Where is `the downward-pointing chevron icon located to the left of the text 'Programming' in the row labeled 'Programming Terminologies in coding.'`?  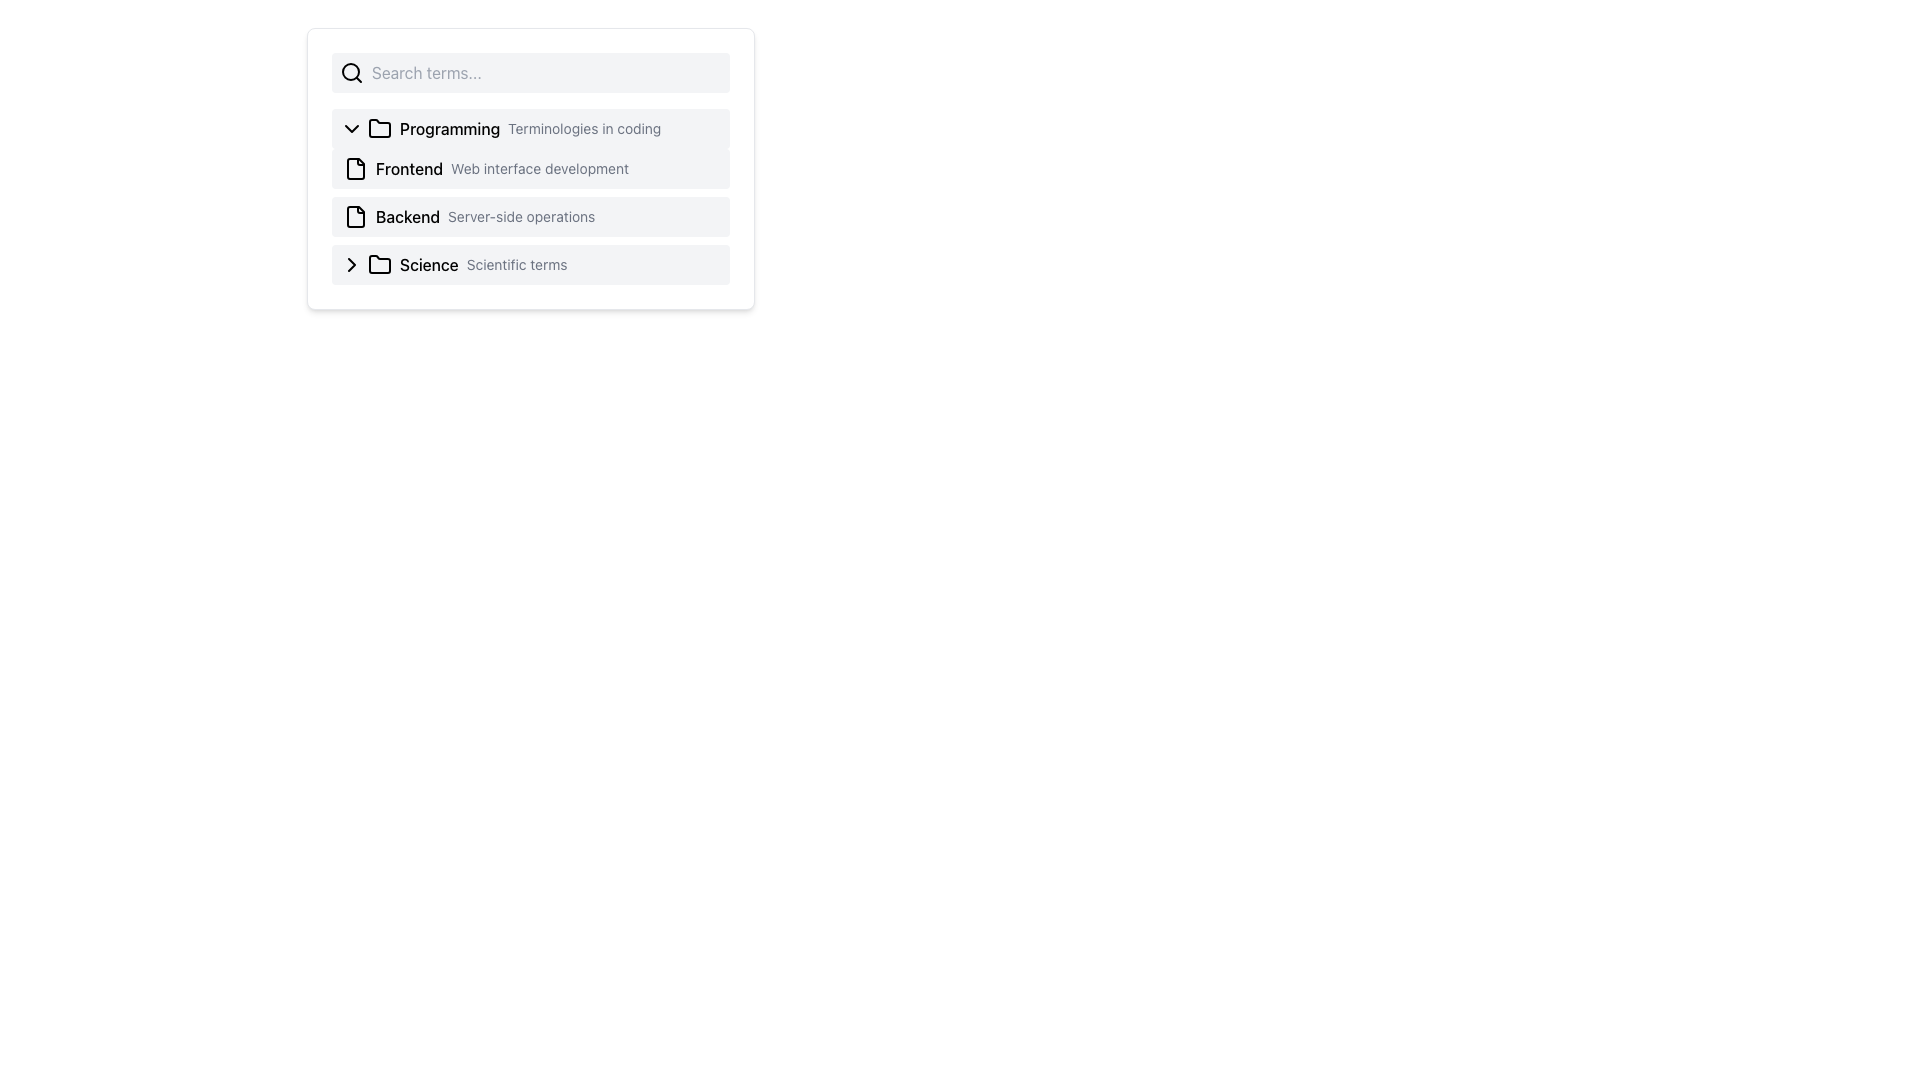 the downward-pointing chevron icon located to the left of the text 'Programming' in the row labeled 'Programming Terminologies in coding.' is located at coordinates (351, 128).